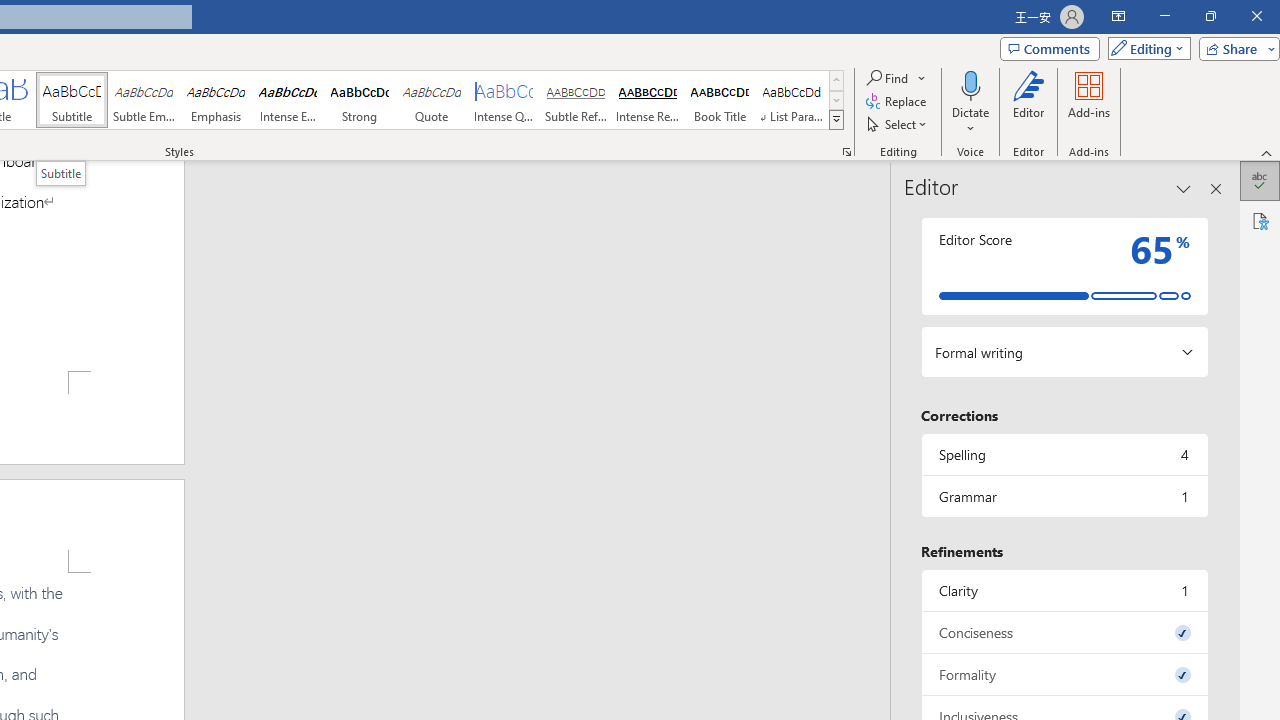  Describe the element at coordinates (887, 77) in the screenshot. I see `'Find'` at that location.